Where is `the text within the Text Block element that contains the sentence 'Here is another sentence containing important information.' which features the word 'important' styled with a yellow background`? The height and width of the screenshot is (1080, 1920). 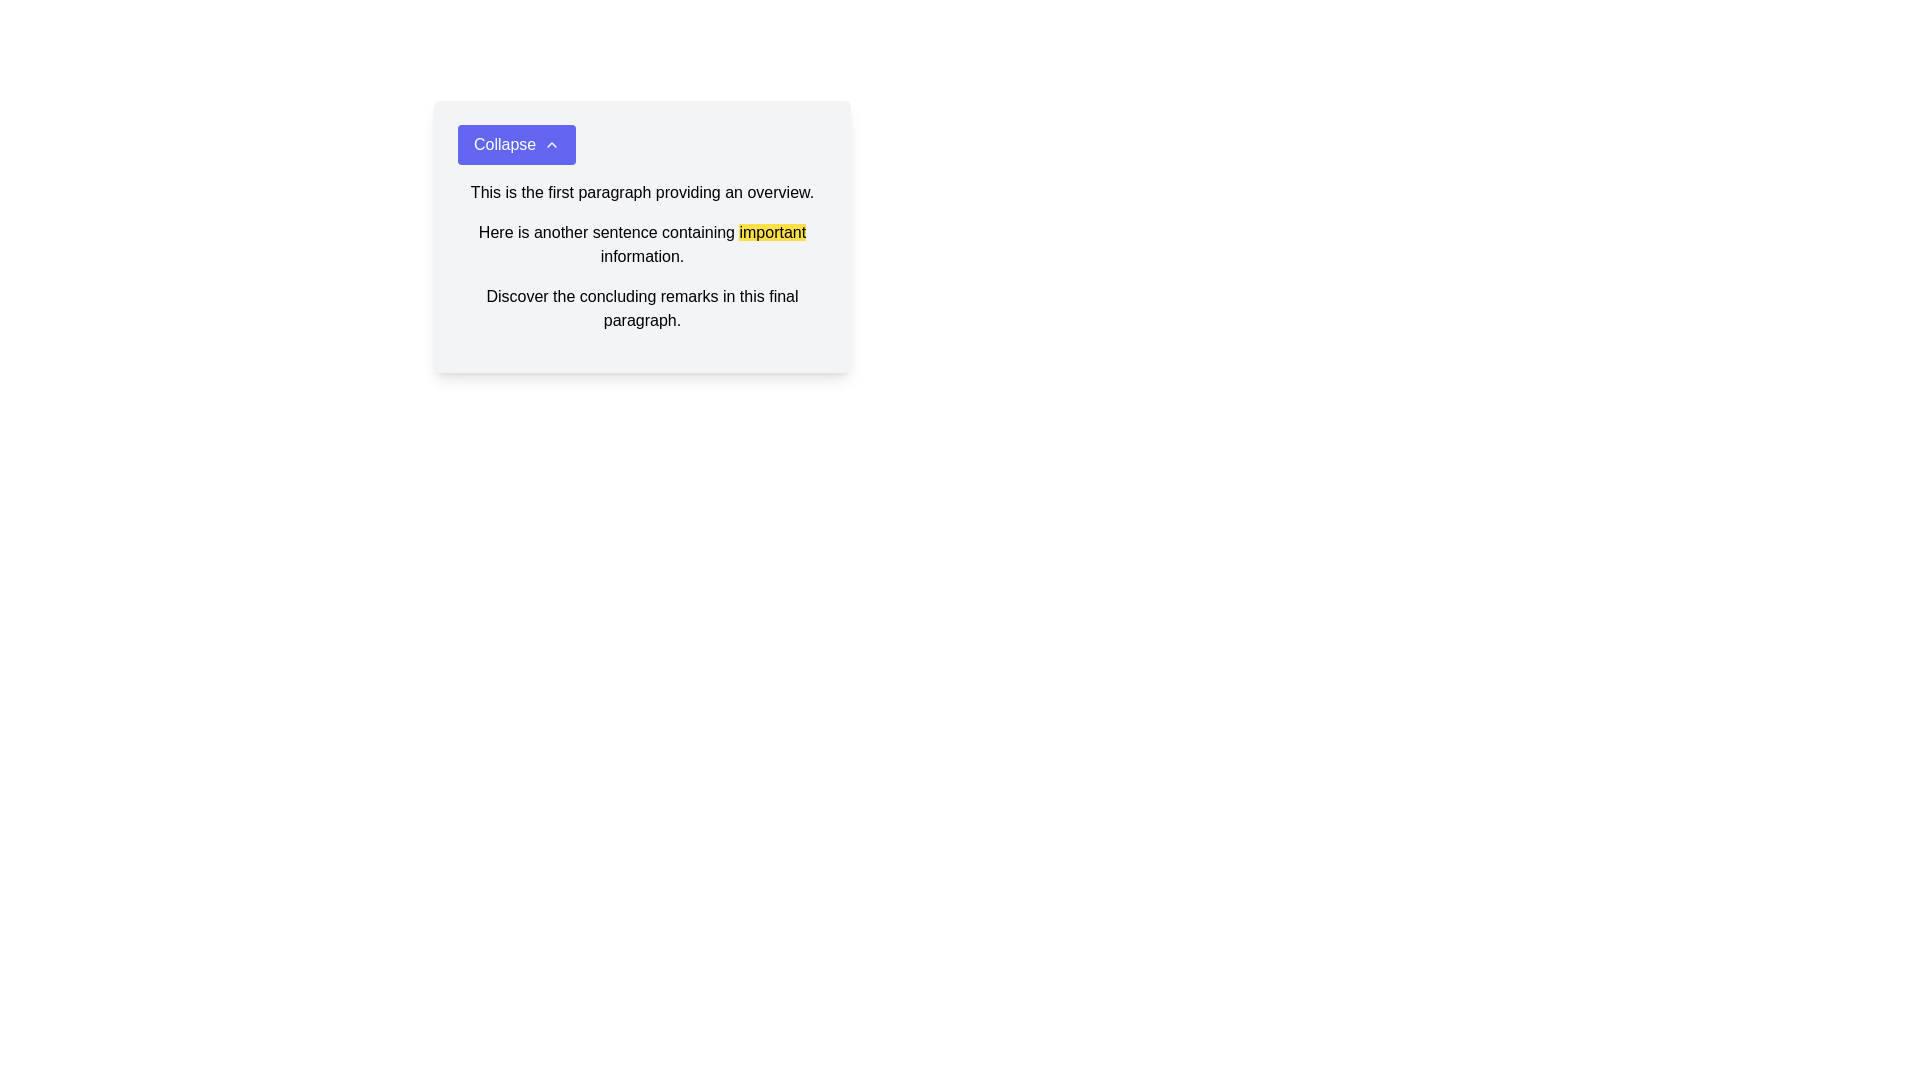
the text within the Text Block element that contains the sentence 'Here is another sentence containing important information.' which features the word 'important' styled with a yellow background is located at coordinates (642, 244).